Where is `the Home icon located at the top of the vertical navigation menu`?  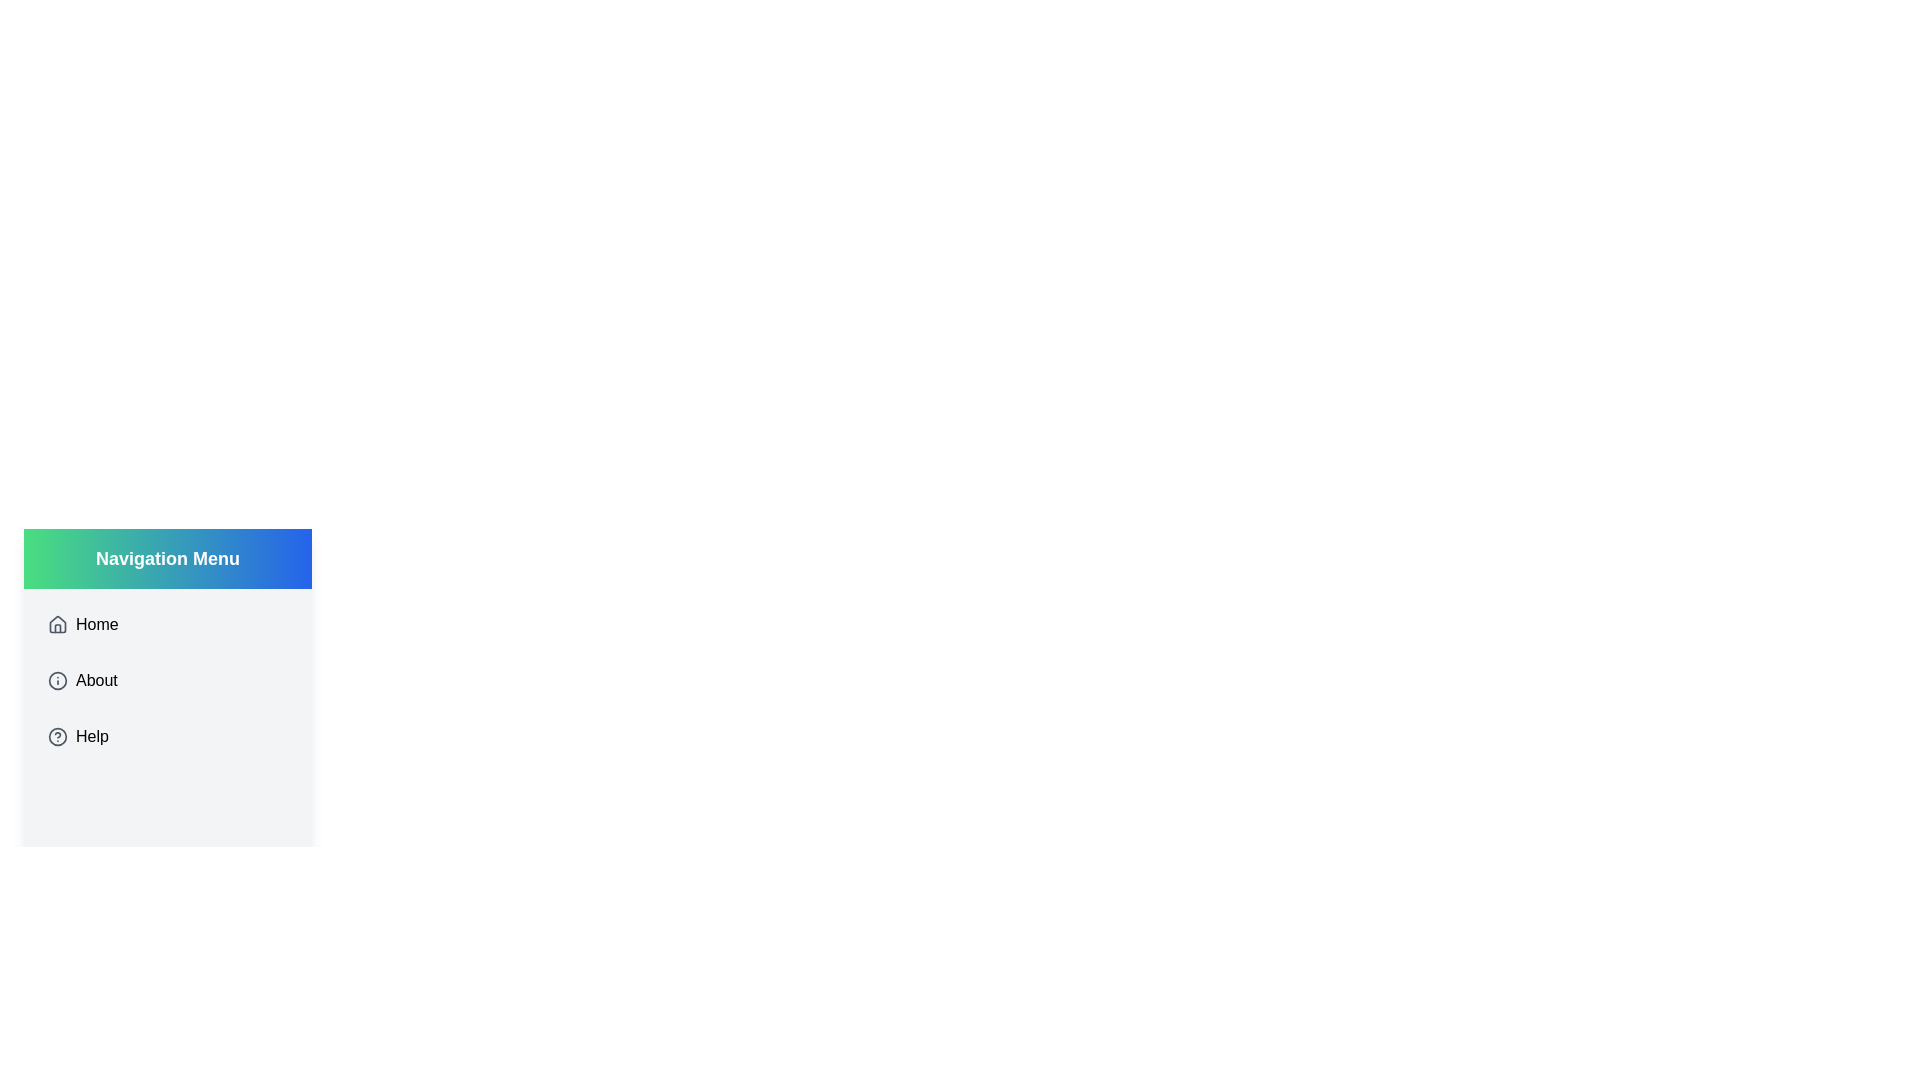
the Home icon located at the top of the vertical navigation menu is located at coordinates (57, 623).